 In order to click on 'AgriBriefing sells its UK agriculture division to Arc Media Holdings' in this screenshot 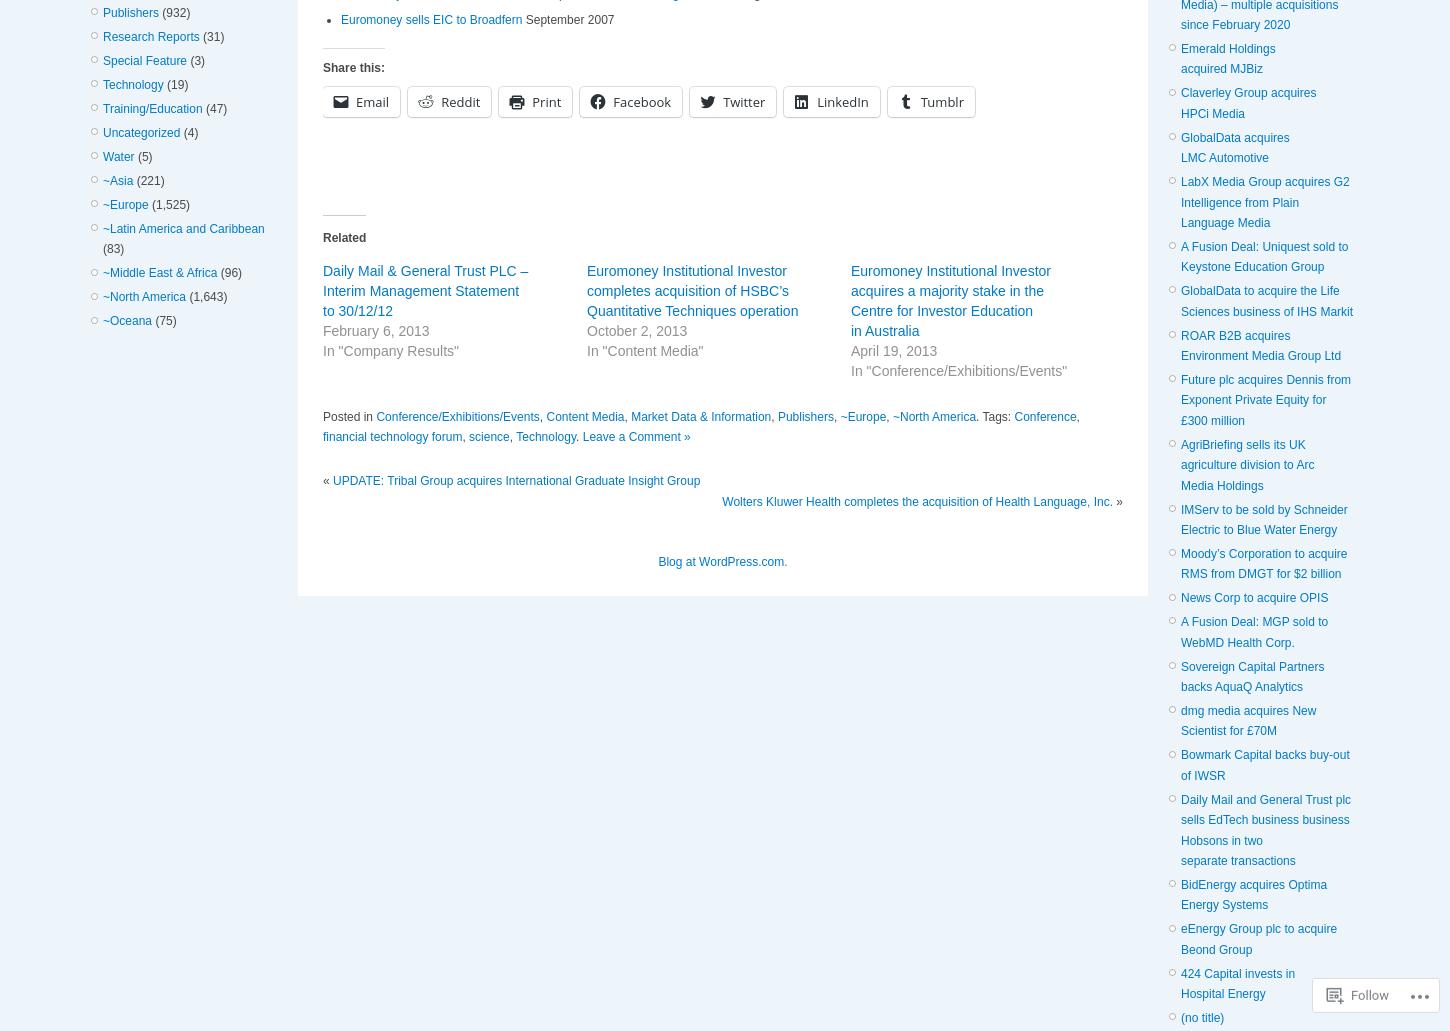, I will do `click(1247, 464)`.